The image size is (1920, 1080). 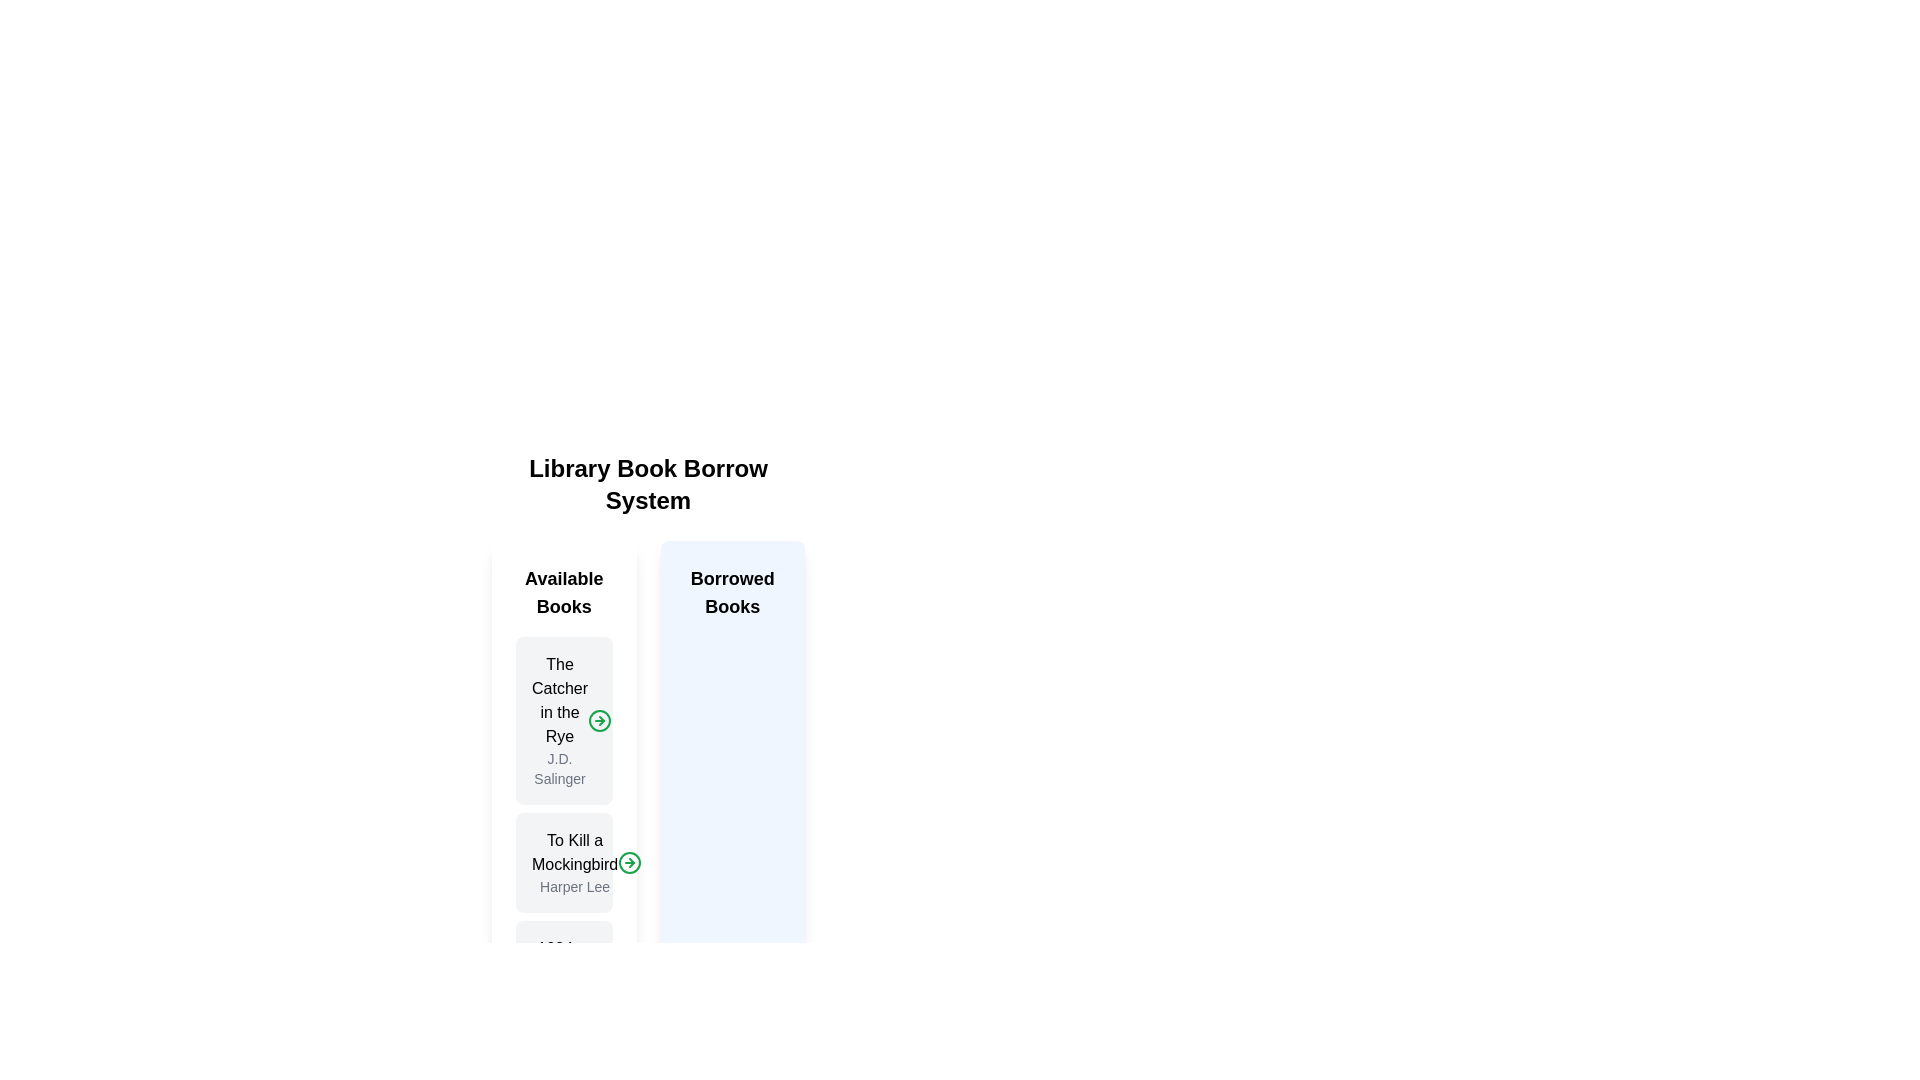 I want to click on the top list item in the 'Available Books' section that displays 'The Catcher in the Rye' by J.D. Salinger, so click(x=563, y=721).